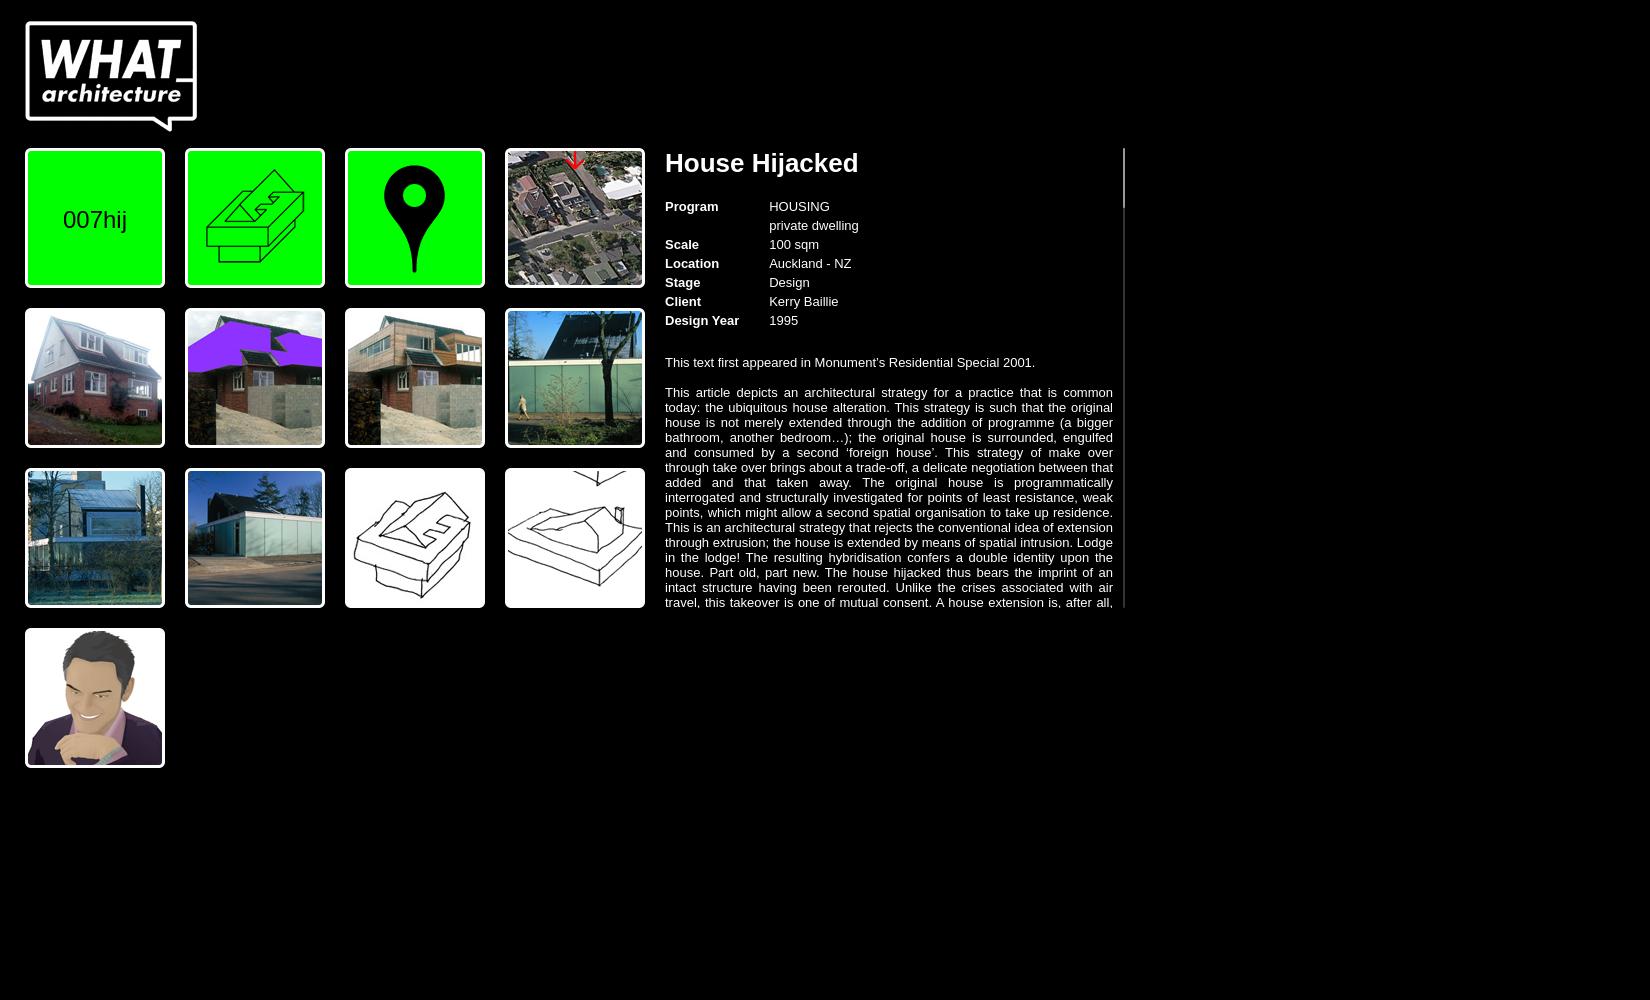  I want to click on '1995', so click(782, 319).